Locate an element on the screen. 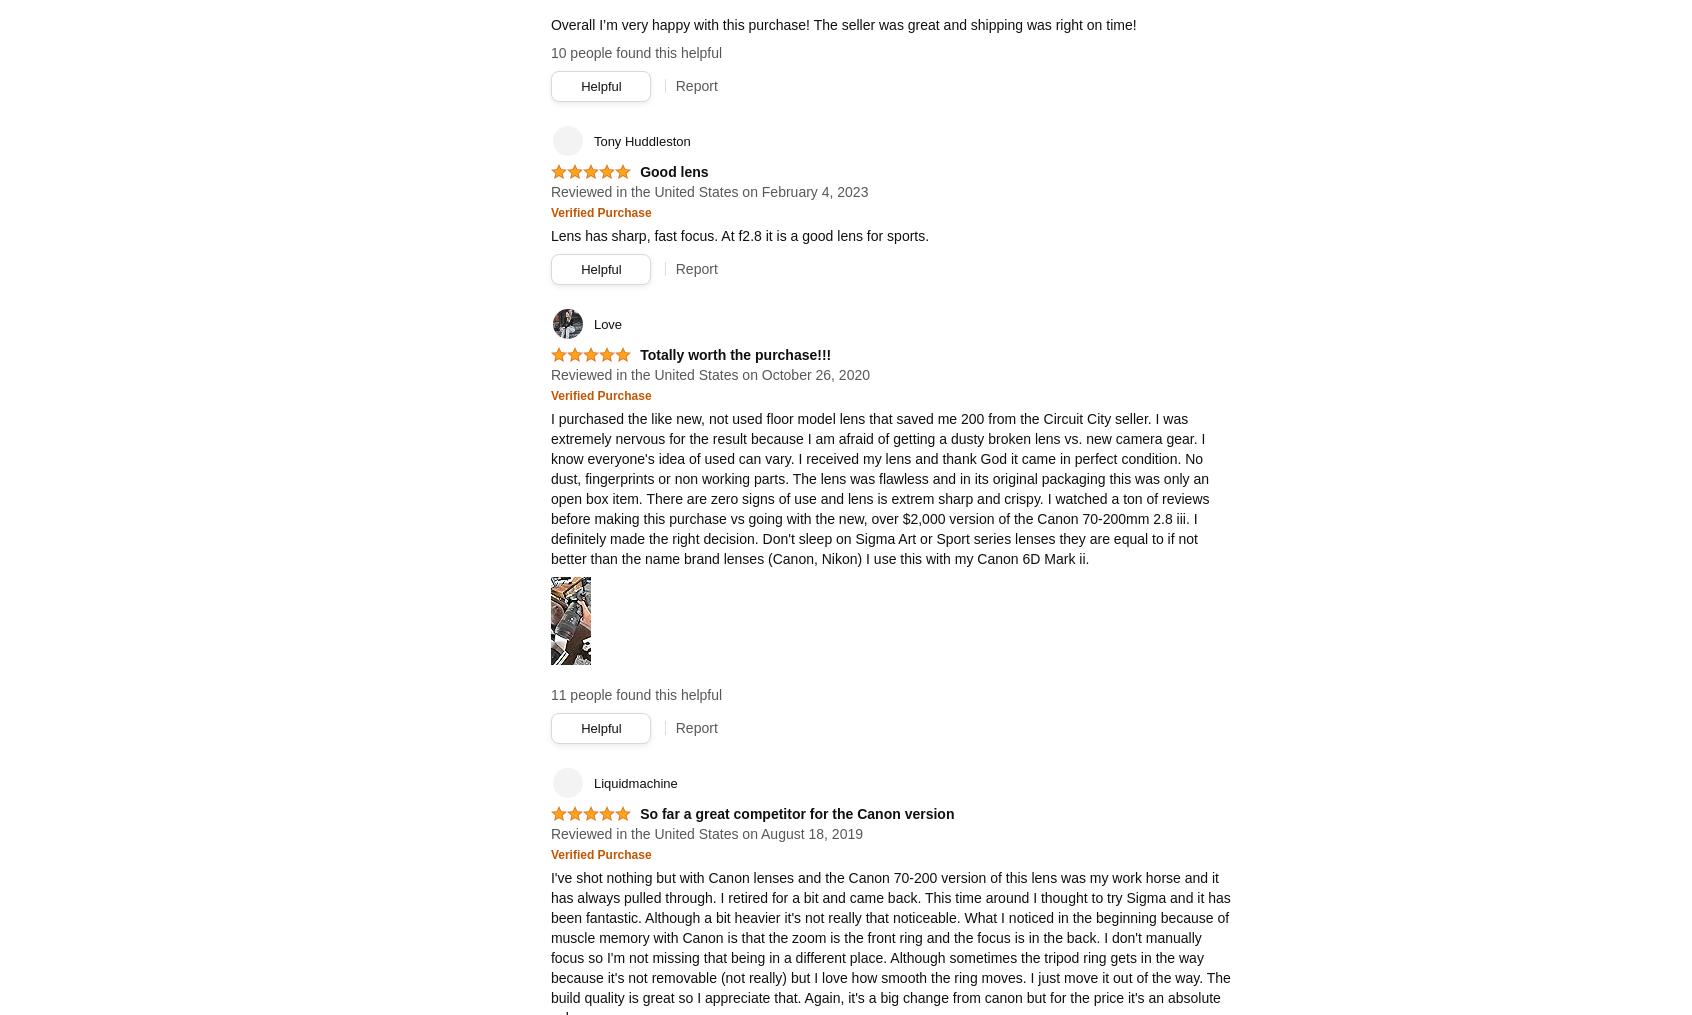  'Love' is located at coordinates (606, 323).